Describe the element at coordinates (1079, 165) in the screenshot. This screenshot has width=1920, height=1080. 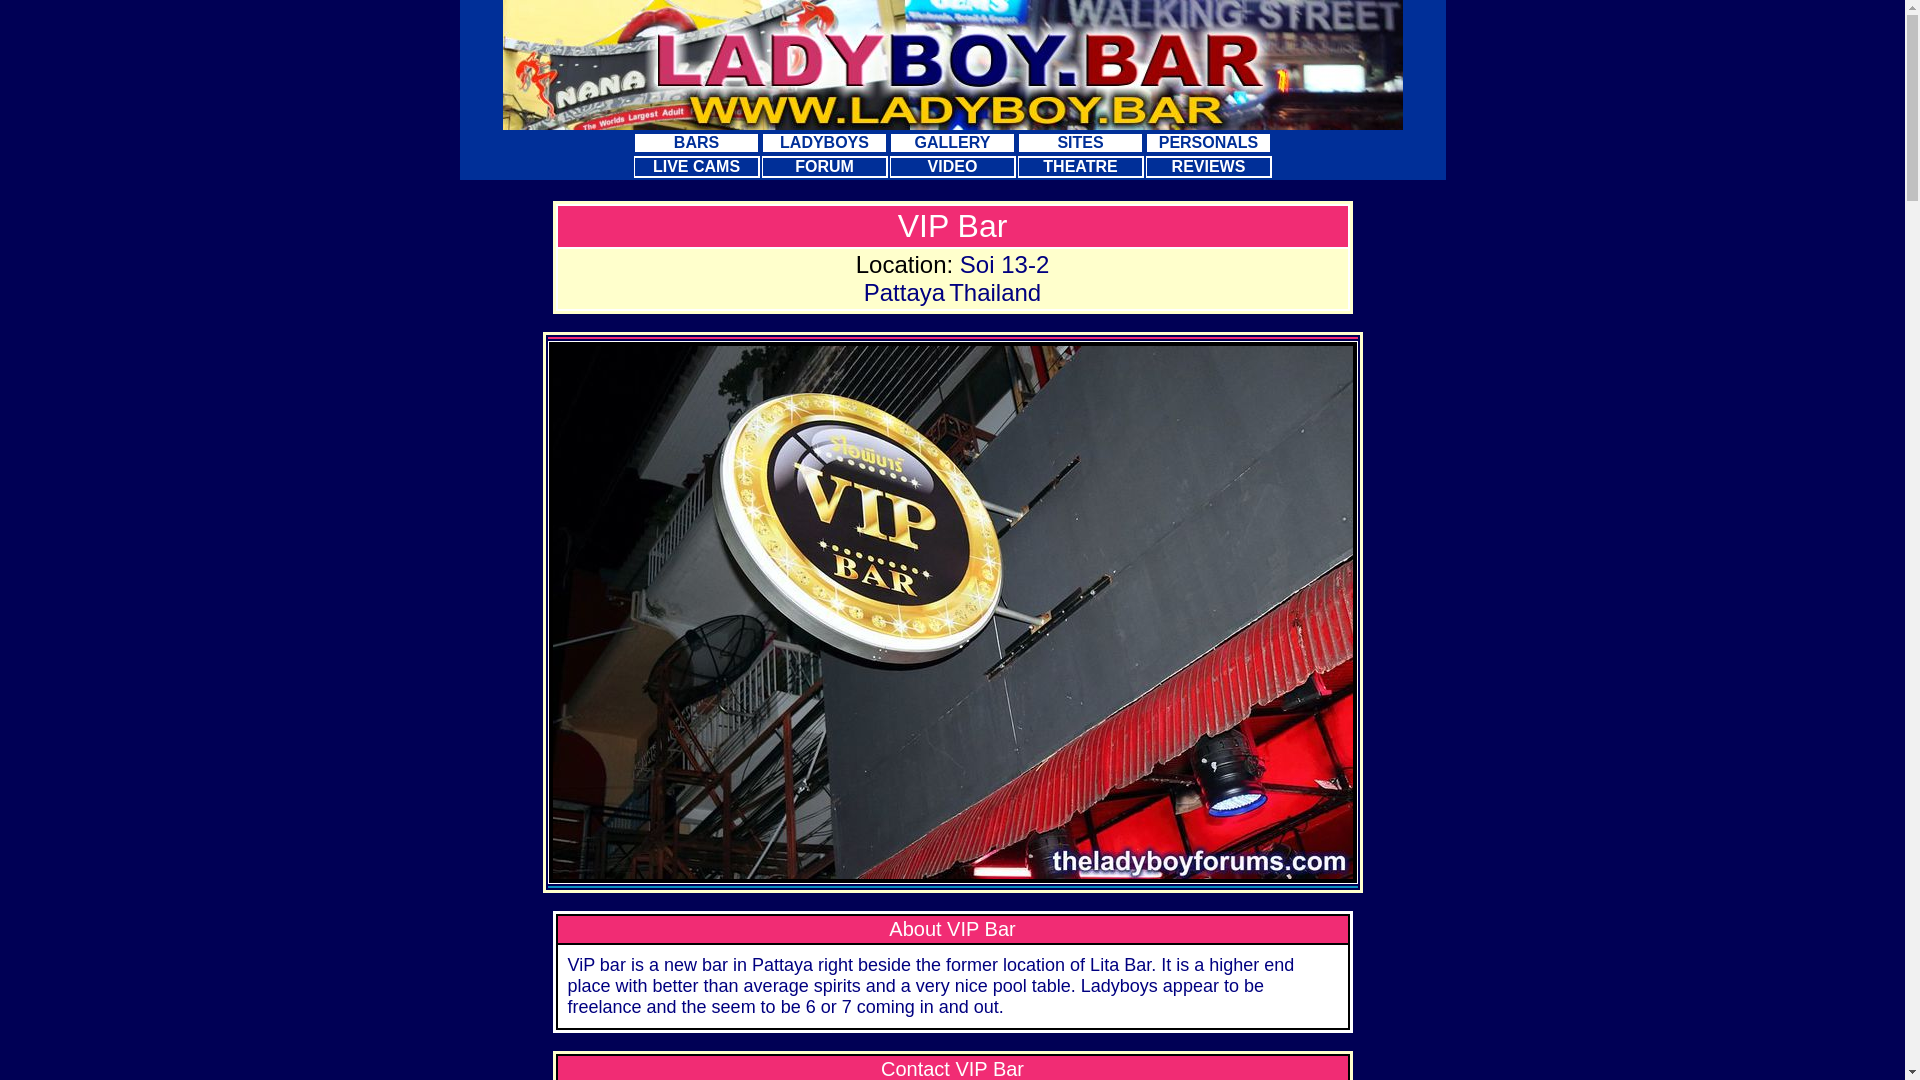
I see `'THEATRE'` at that location.